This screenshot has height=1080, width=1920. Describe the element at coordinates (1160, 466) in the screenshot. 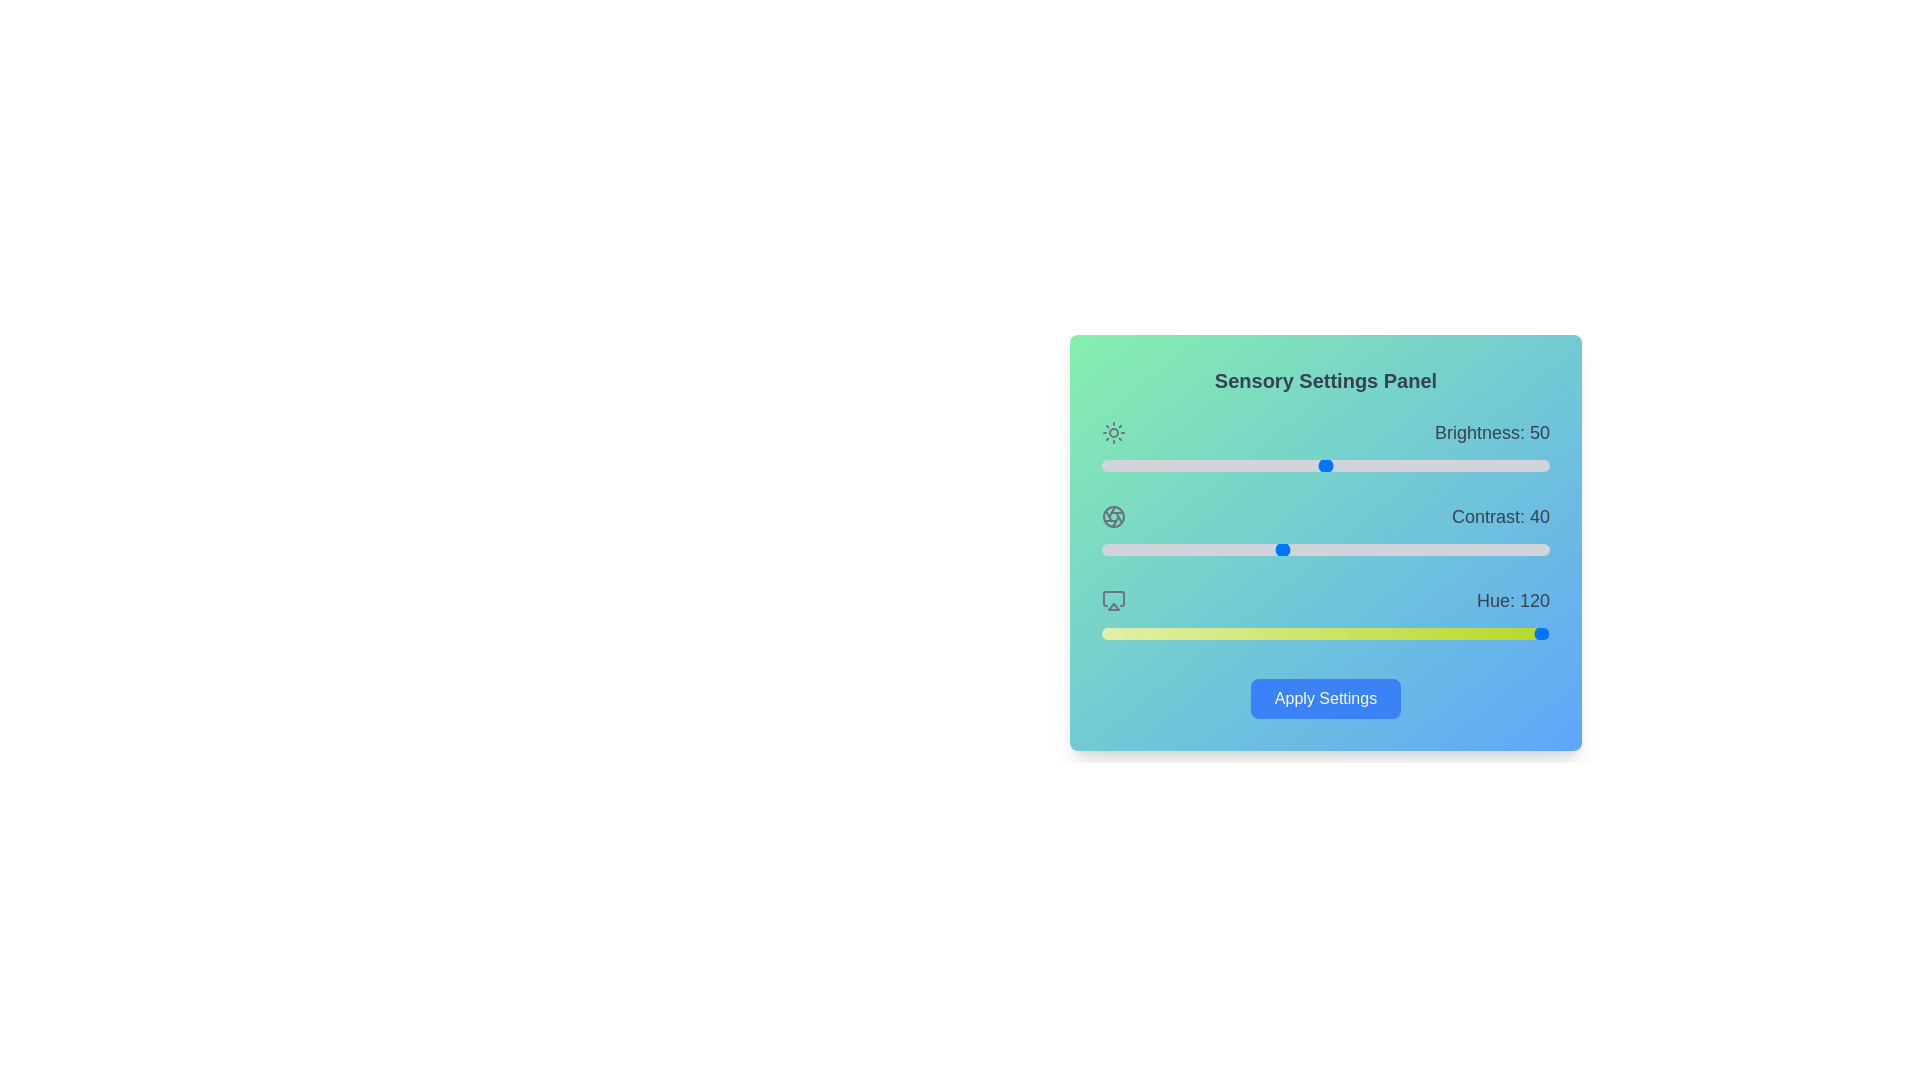

I see `the brightness slider to 13 percent` at that location.